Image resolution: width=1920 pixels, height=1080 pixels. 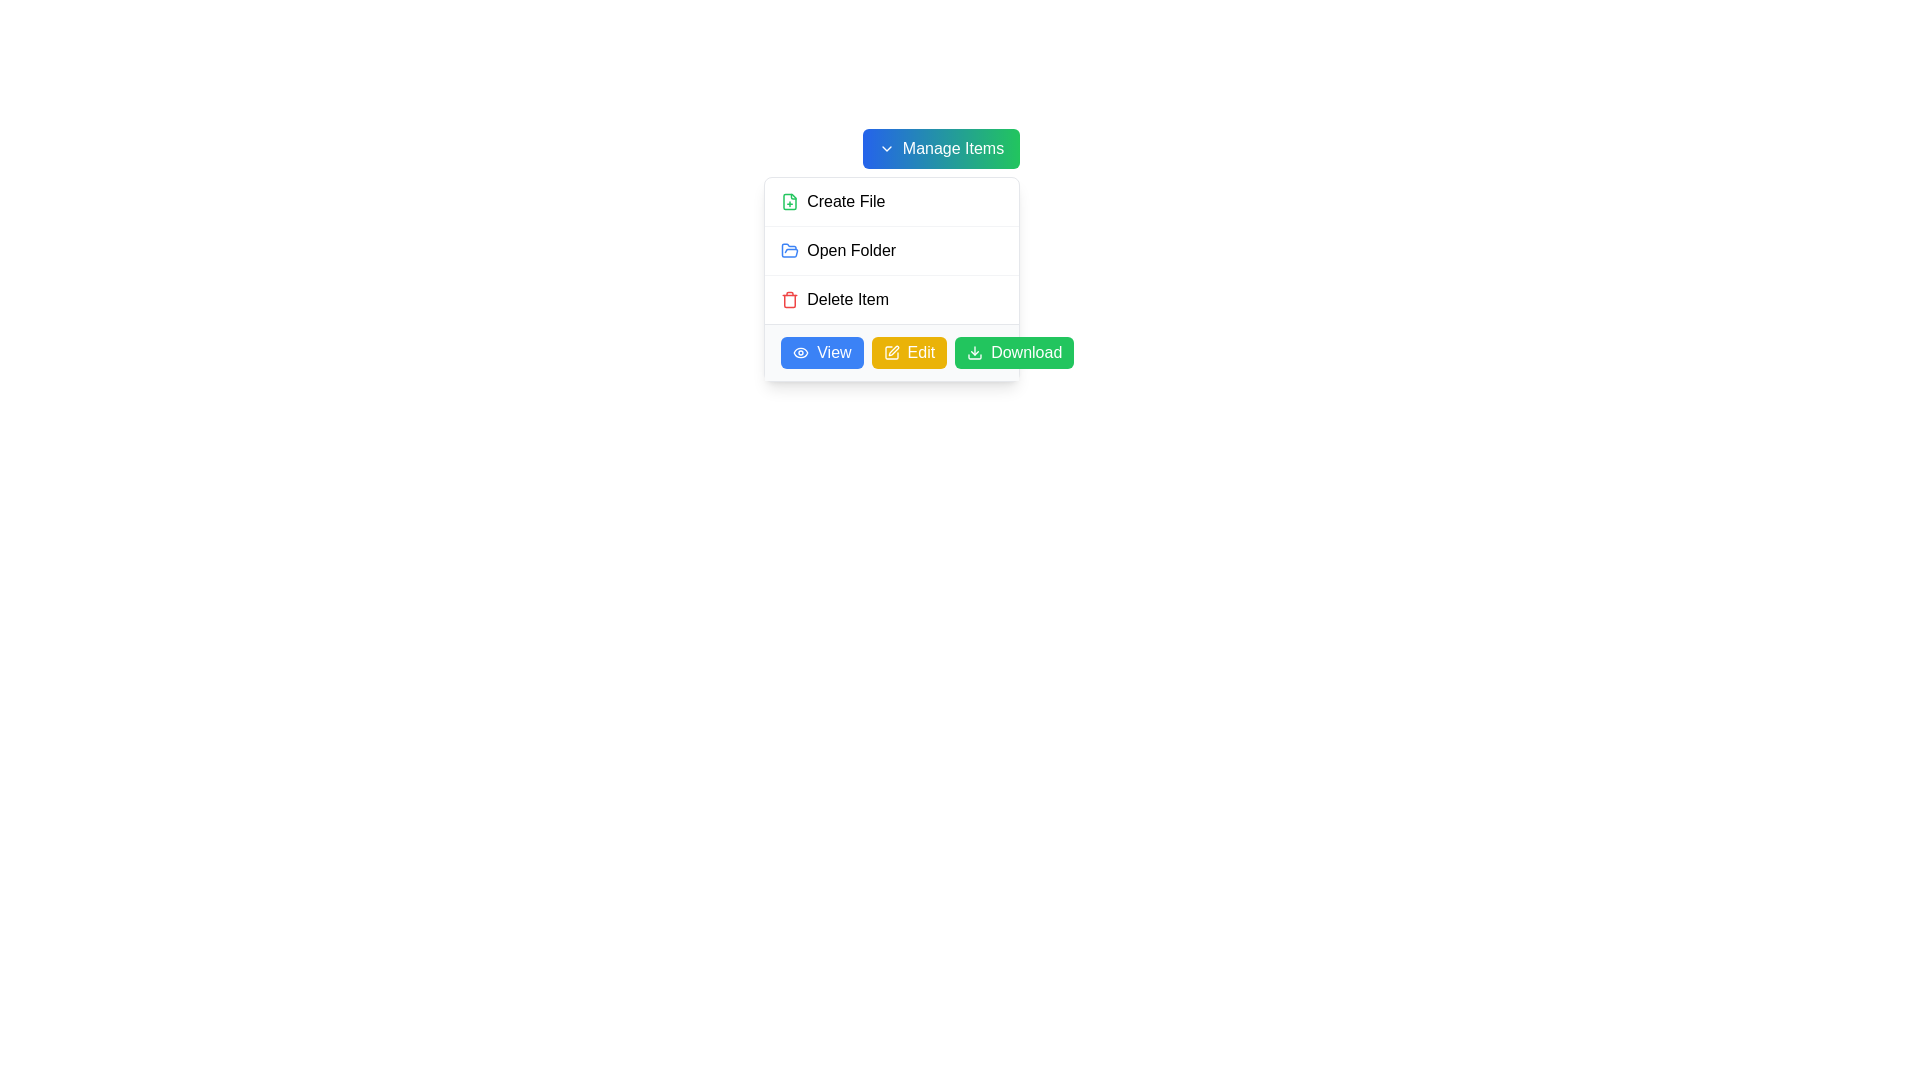 What do you see at coordinates (789, 301) in the screenshot?
I see `the rectangular base of the trash icon, which is part of the 'Delete Item' row in the menu interface` at bounding box center [789, 301].